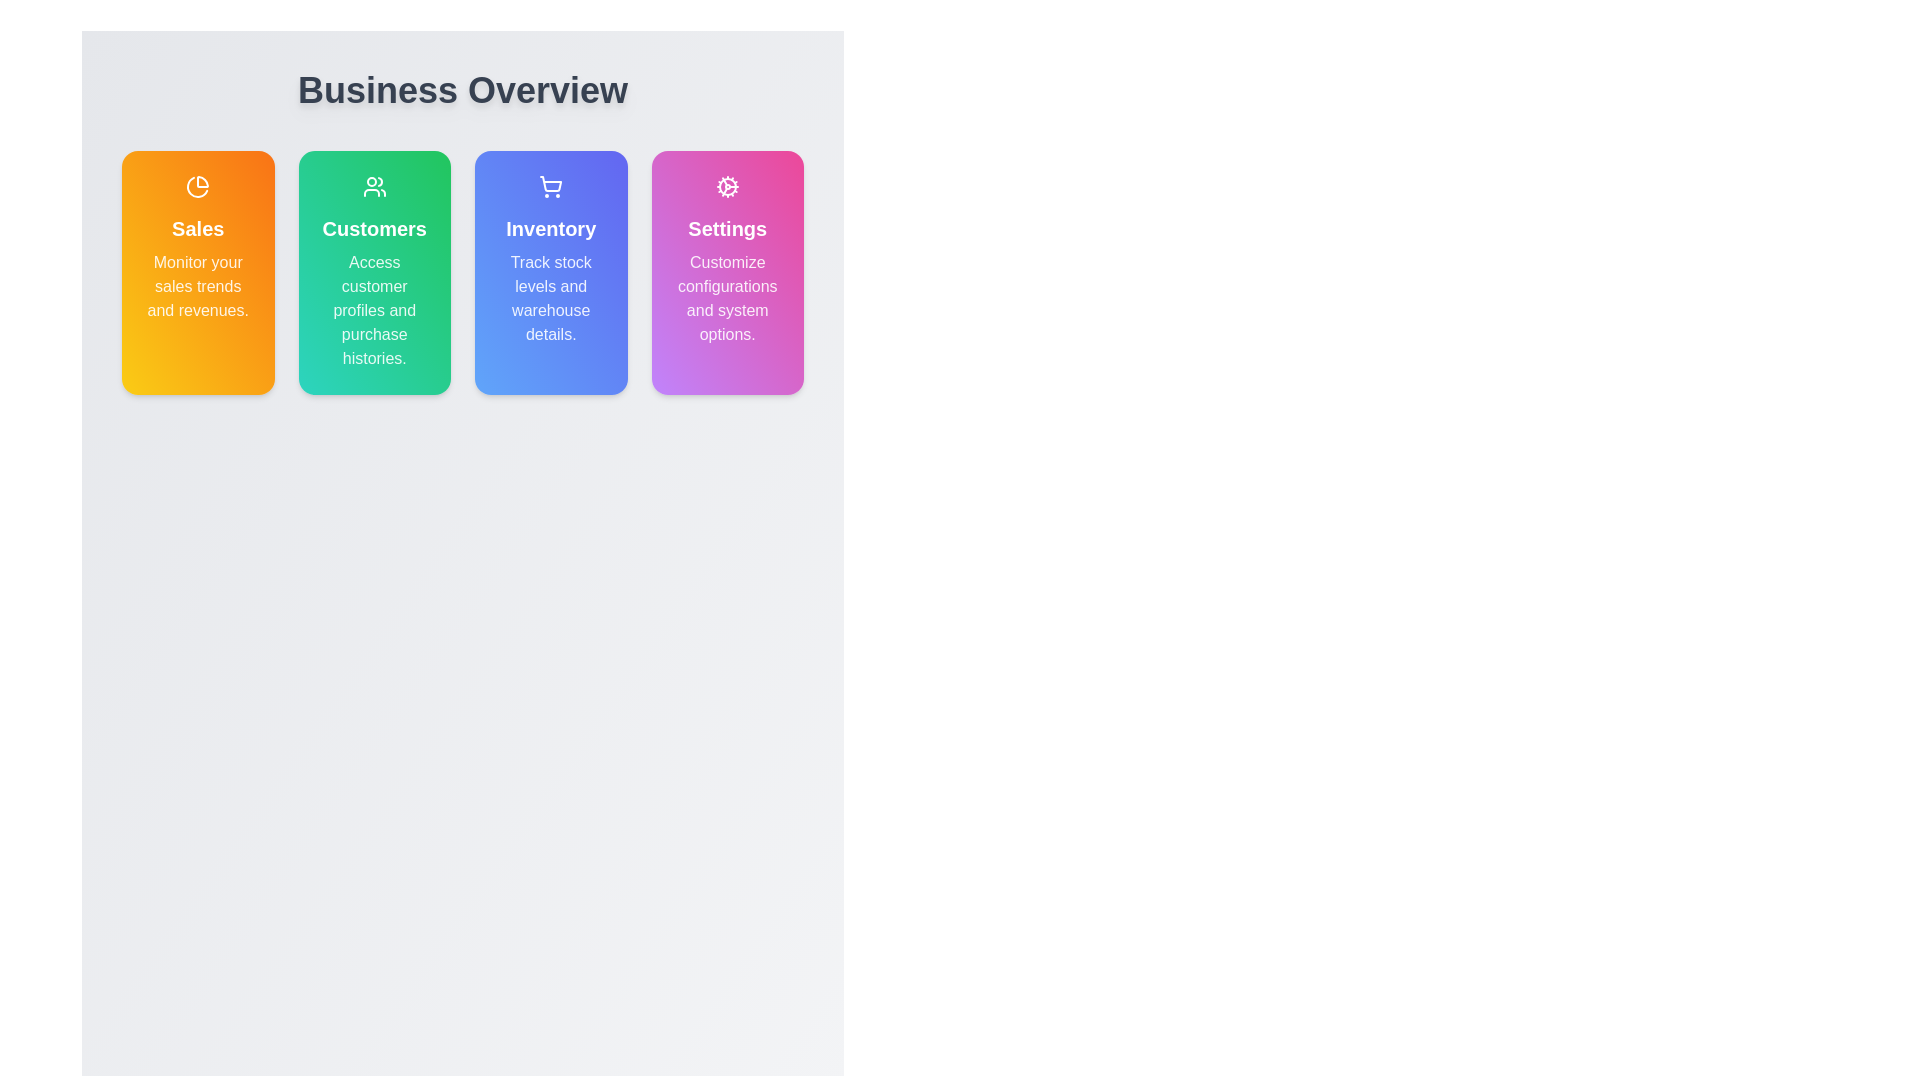 The width and height of the screenshot is (1920, 1080). Describe the element at coordinates (726, 186) in the screenshot. I see `the gear icon that represents the 'Settings' functionality, located on the rightmost part of the interface beside other cards such as 'Sales', 'Customers', and 'Inventory'` at that location.